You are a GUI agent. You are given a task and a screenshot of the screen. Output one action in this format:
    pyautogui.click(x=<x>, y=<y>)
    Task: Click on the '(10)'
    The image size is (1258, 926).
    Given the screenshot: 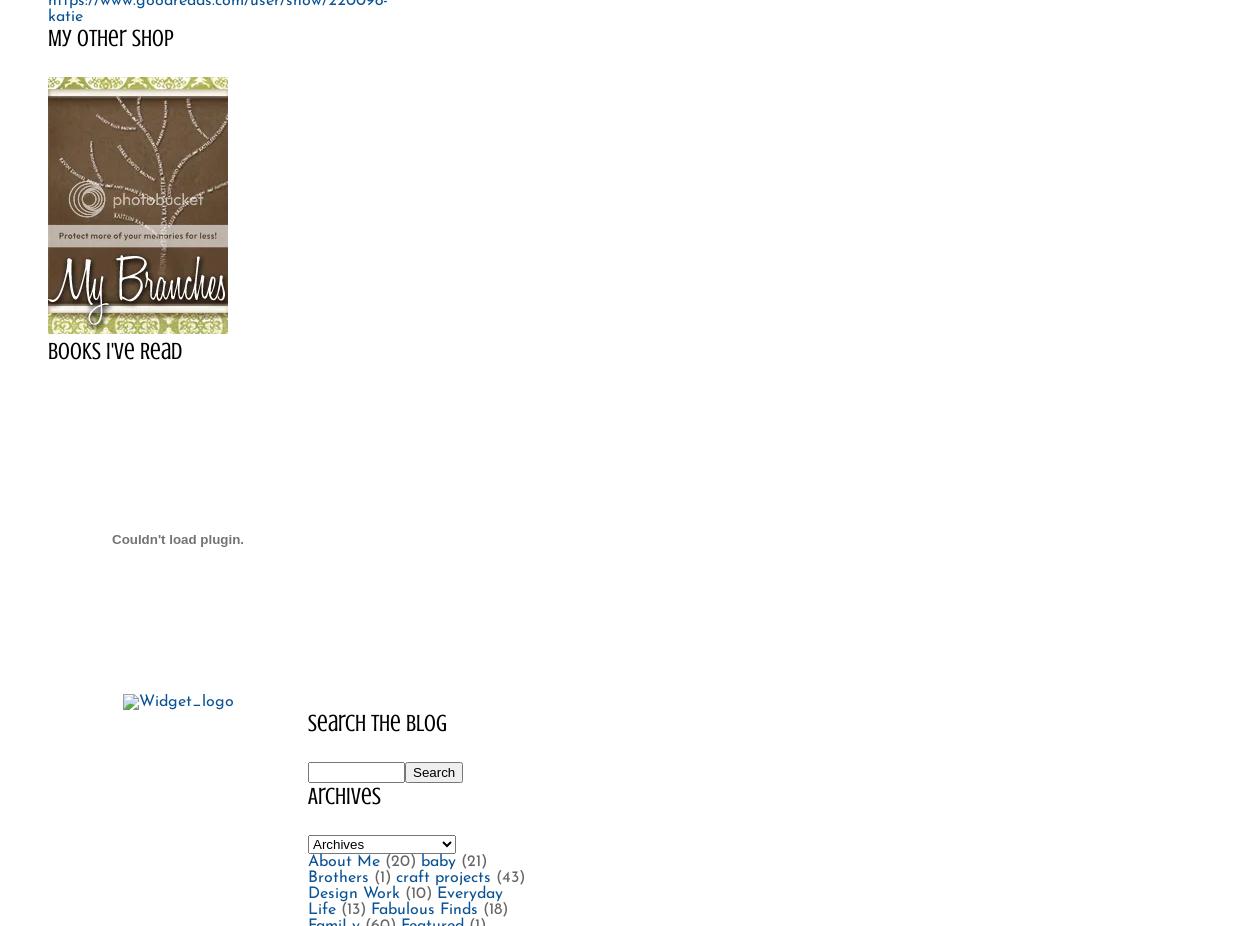 What is the action you would take?
    pyautogui.click(x=417, y=893)
    